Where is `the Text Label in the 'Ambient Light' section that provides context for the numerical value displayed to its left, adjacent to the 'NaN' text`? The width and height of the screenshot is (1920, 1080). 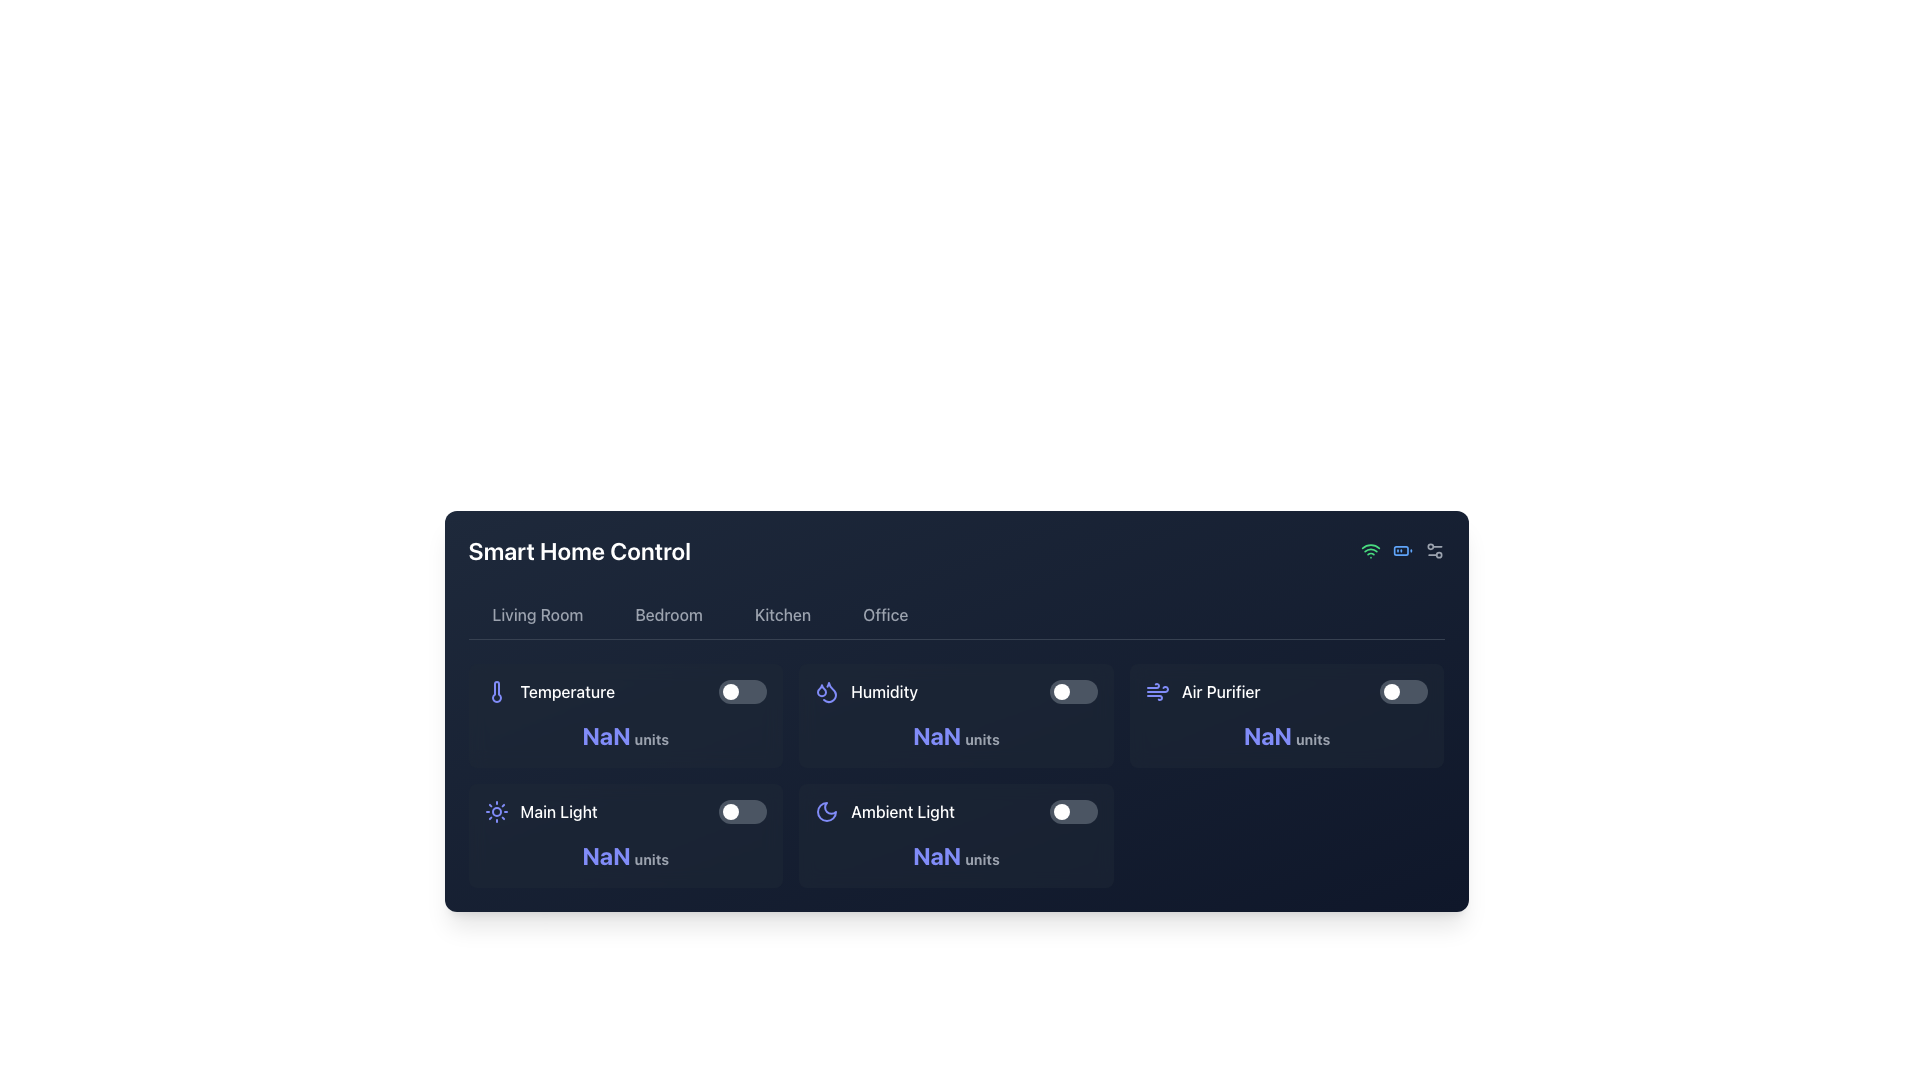
the Text Label in the 'Ambient Light' section that provides context for the numerical value displayed to its left, adjacent to the 'NaN' text is located at coordinates (982, 858).